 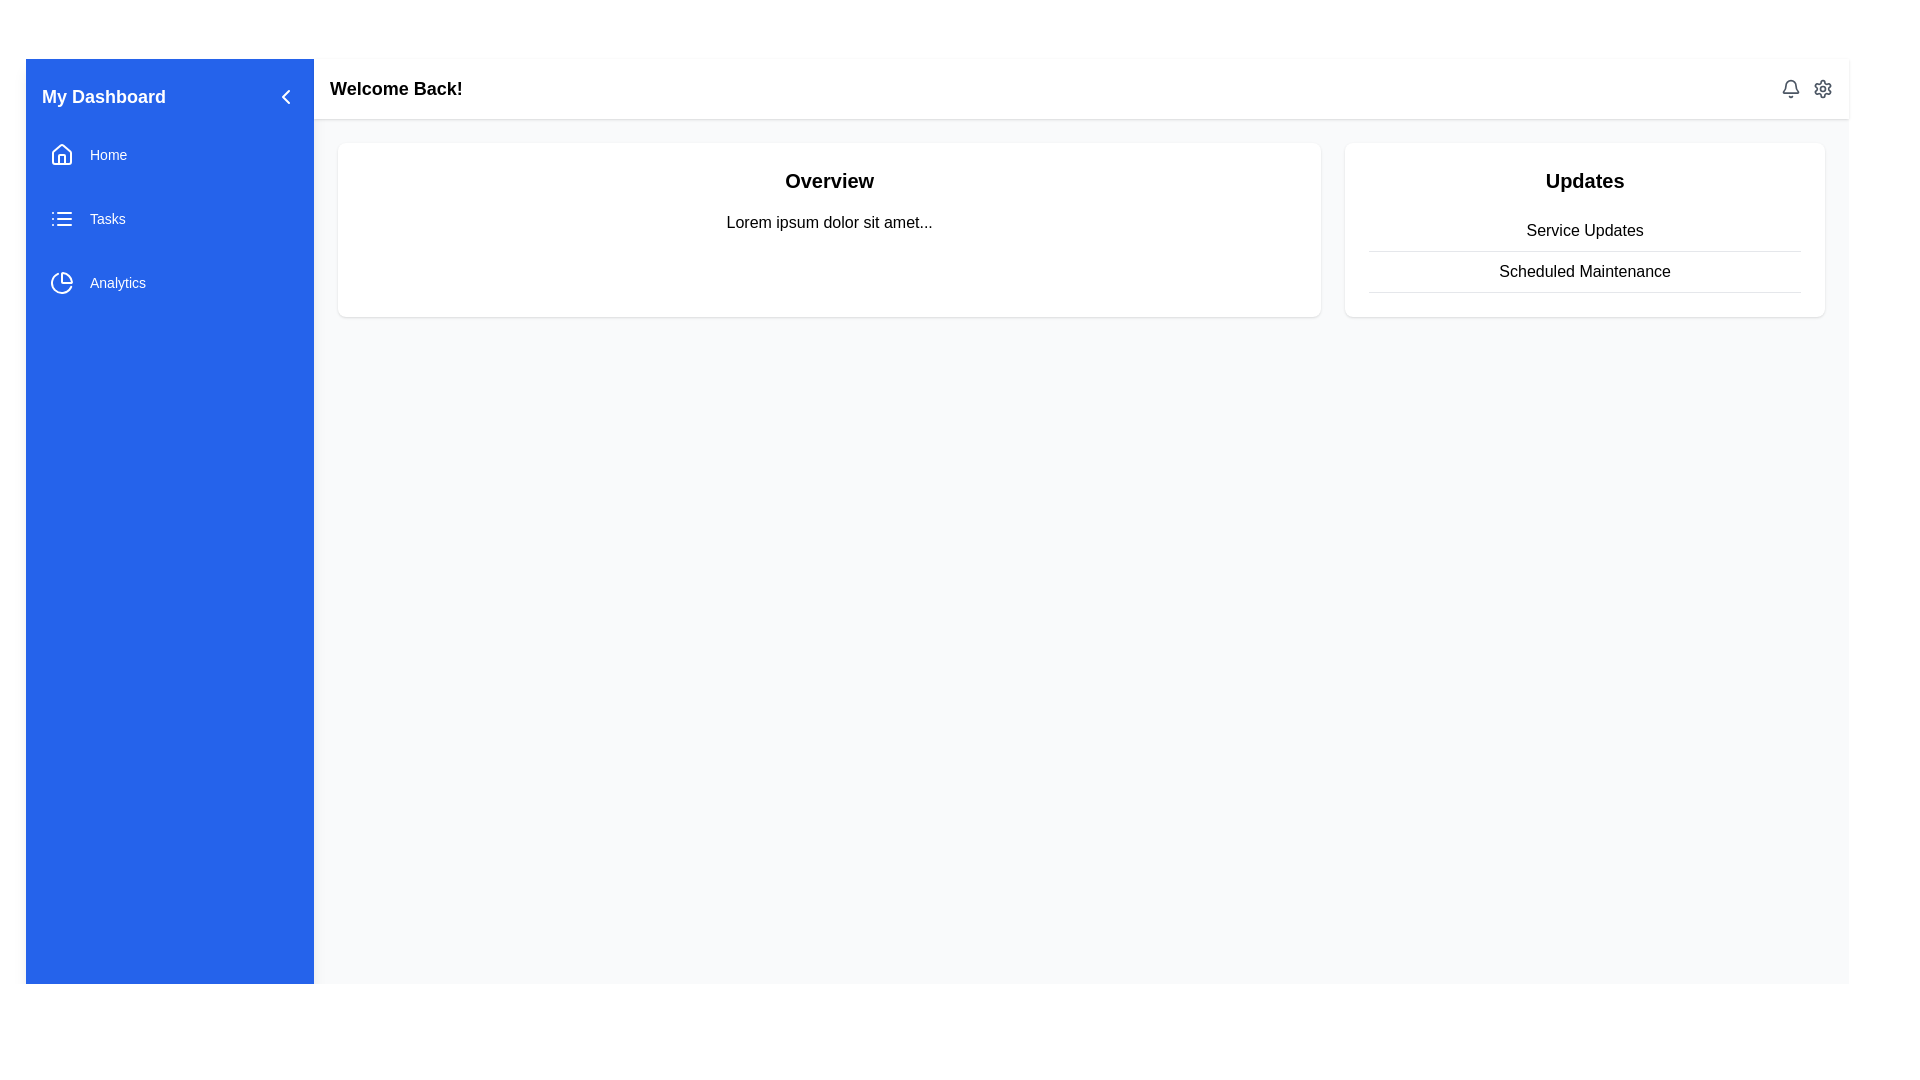 What do you see at coordinates (169, 153) in the screenshot?
I see `the first navigation link in the vertical list on the left sidebar` at bounding box center [169, 153].